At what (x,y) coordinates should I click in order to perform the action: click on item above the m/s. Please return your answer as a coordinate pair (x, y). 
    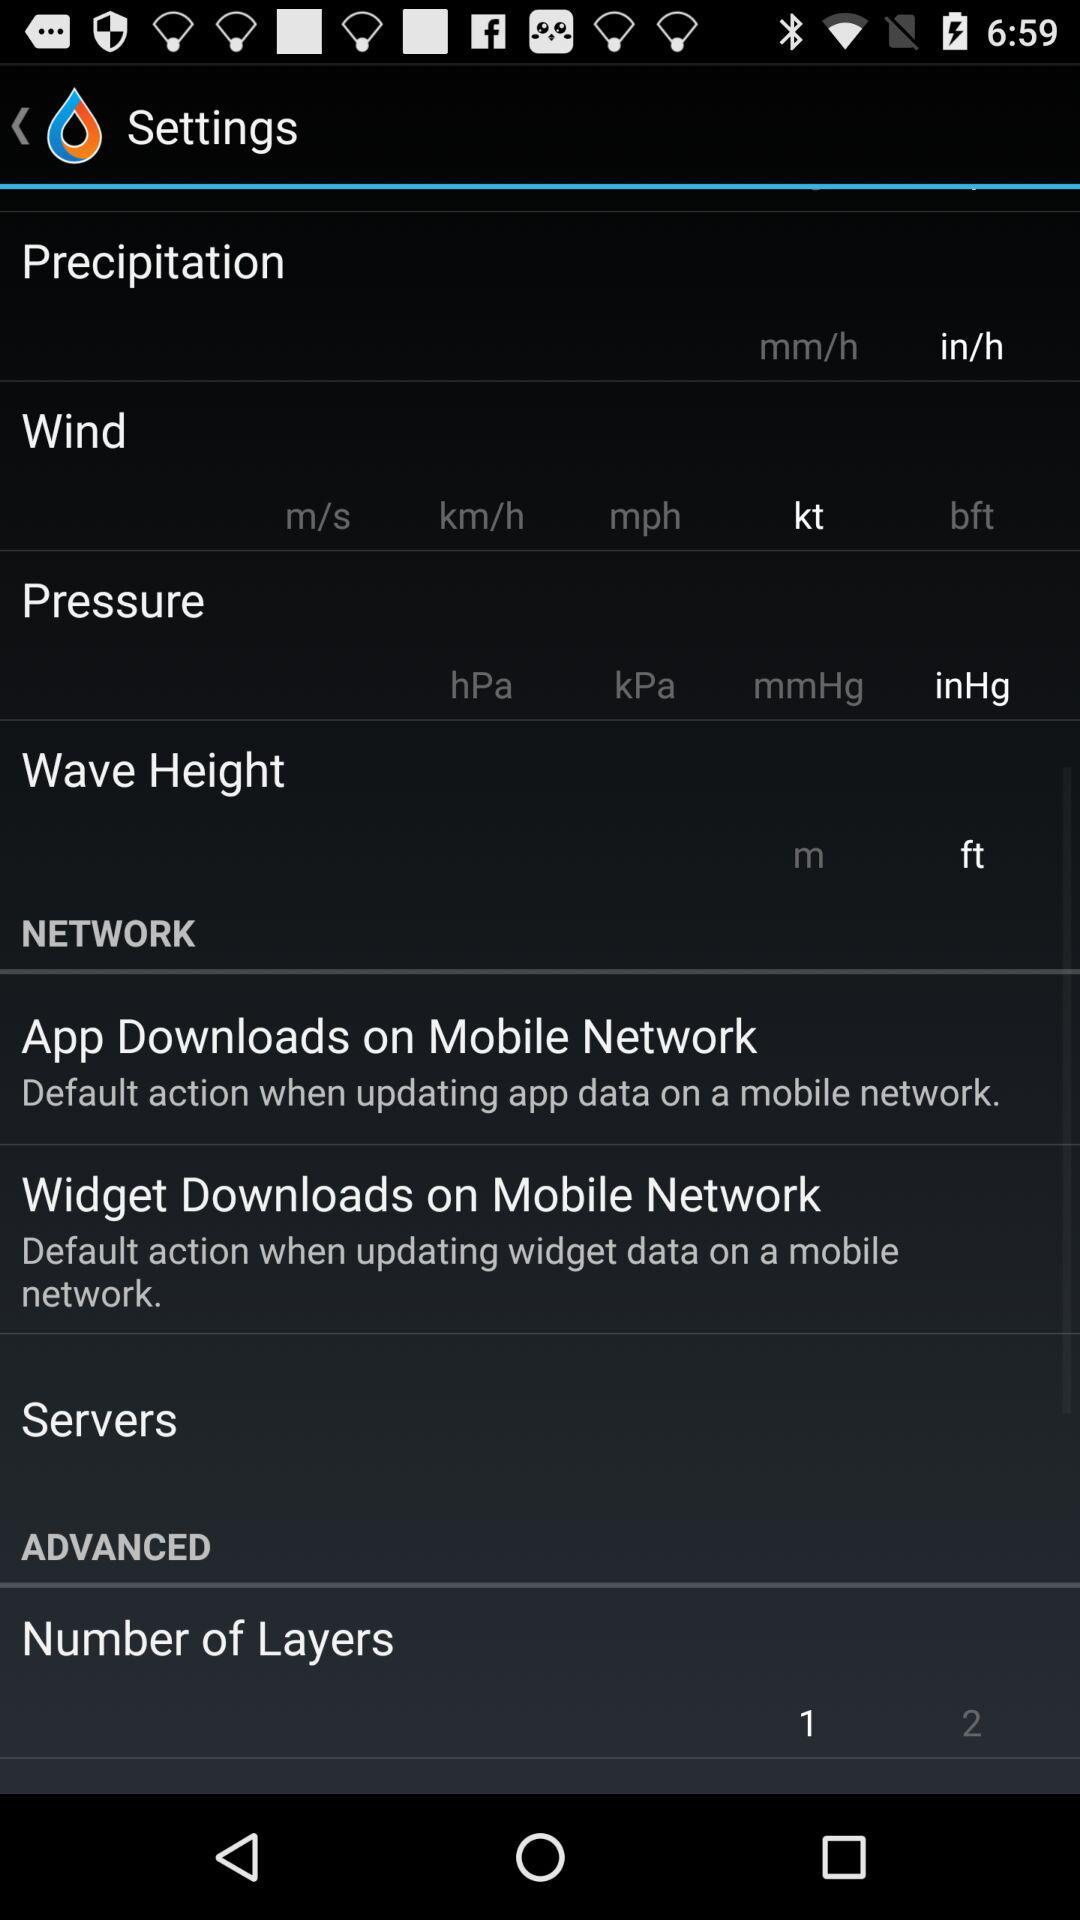
    Looking at the image, I should click on (525, 428).